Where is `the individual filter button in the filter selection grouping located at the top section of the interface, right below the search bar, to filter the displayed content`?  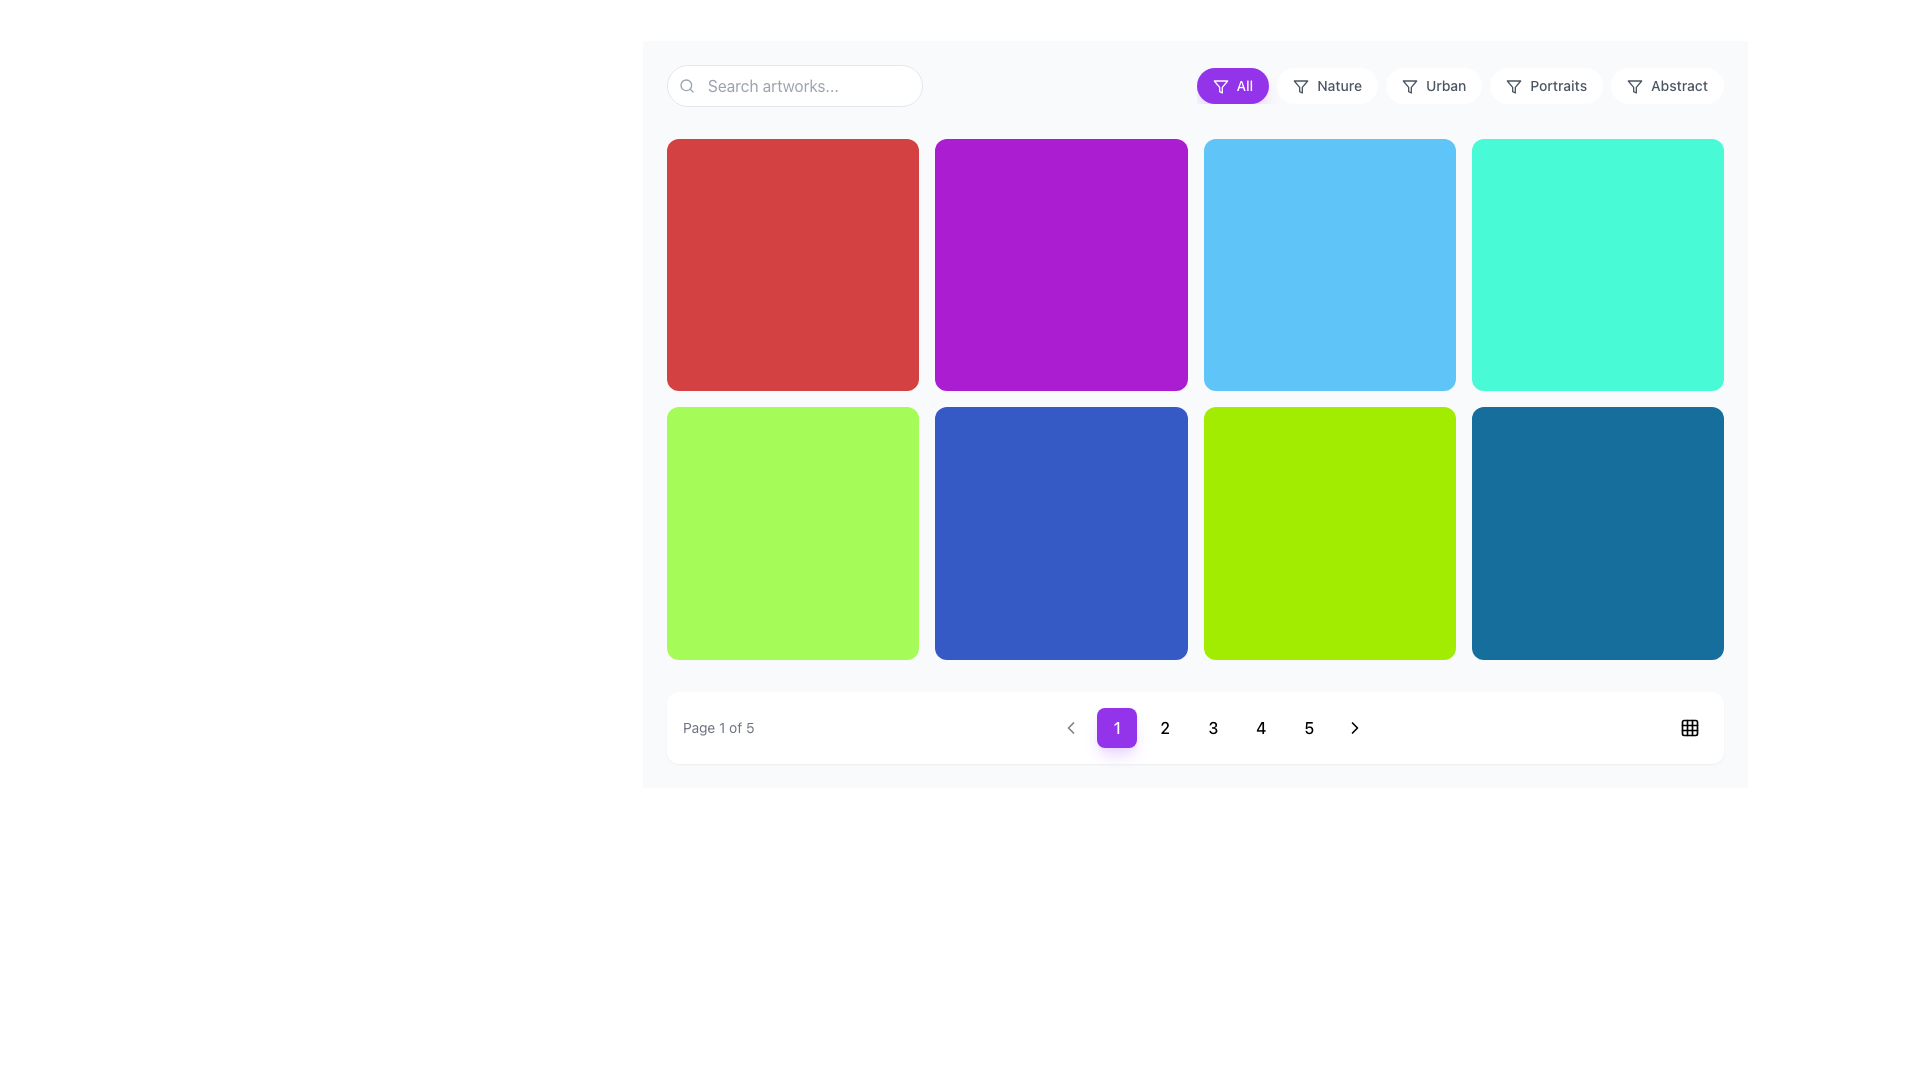 the individual filter button in the filter selection grouping located at the top section of the interface, right below the search bar, to filter the displayed content is located at coordinates (1195, 84).